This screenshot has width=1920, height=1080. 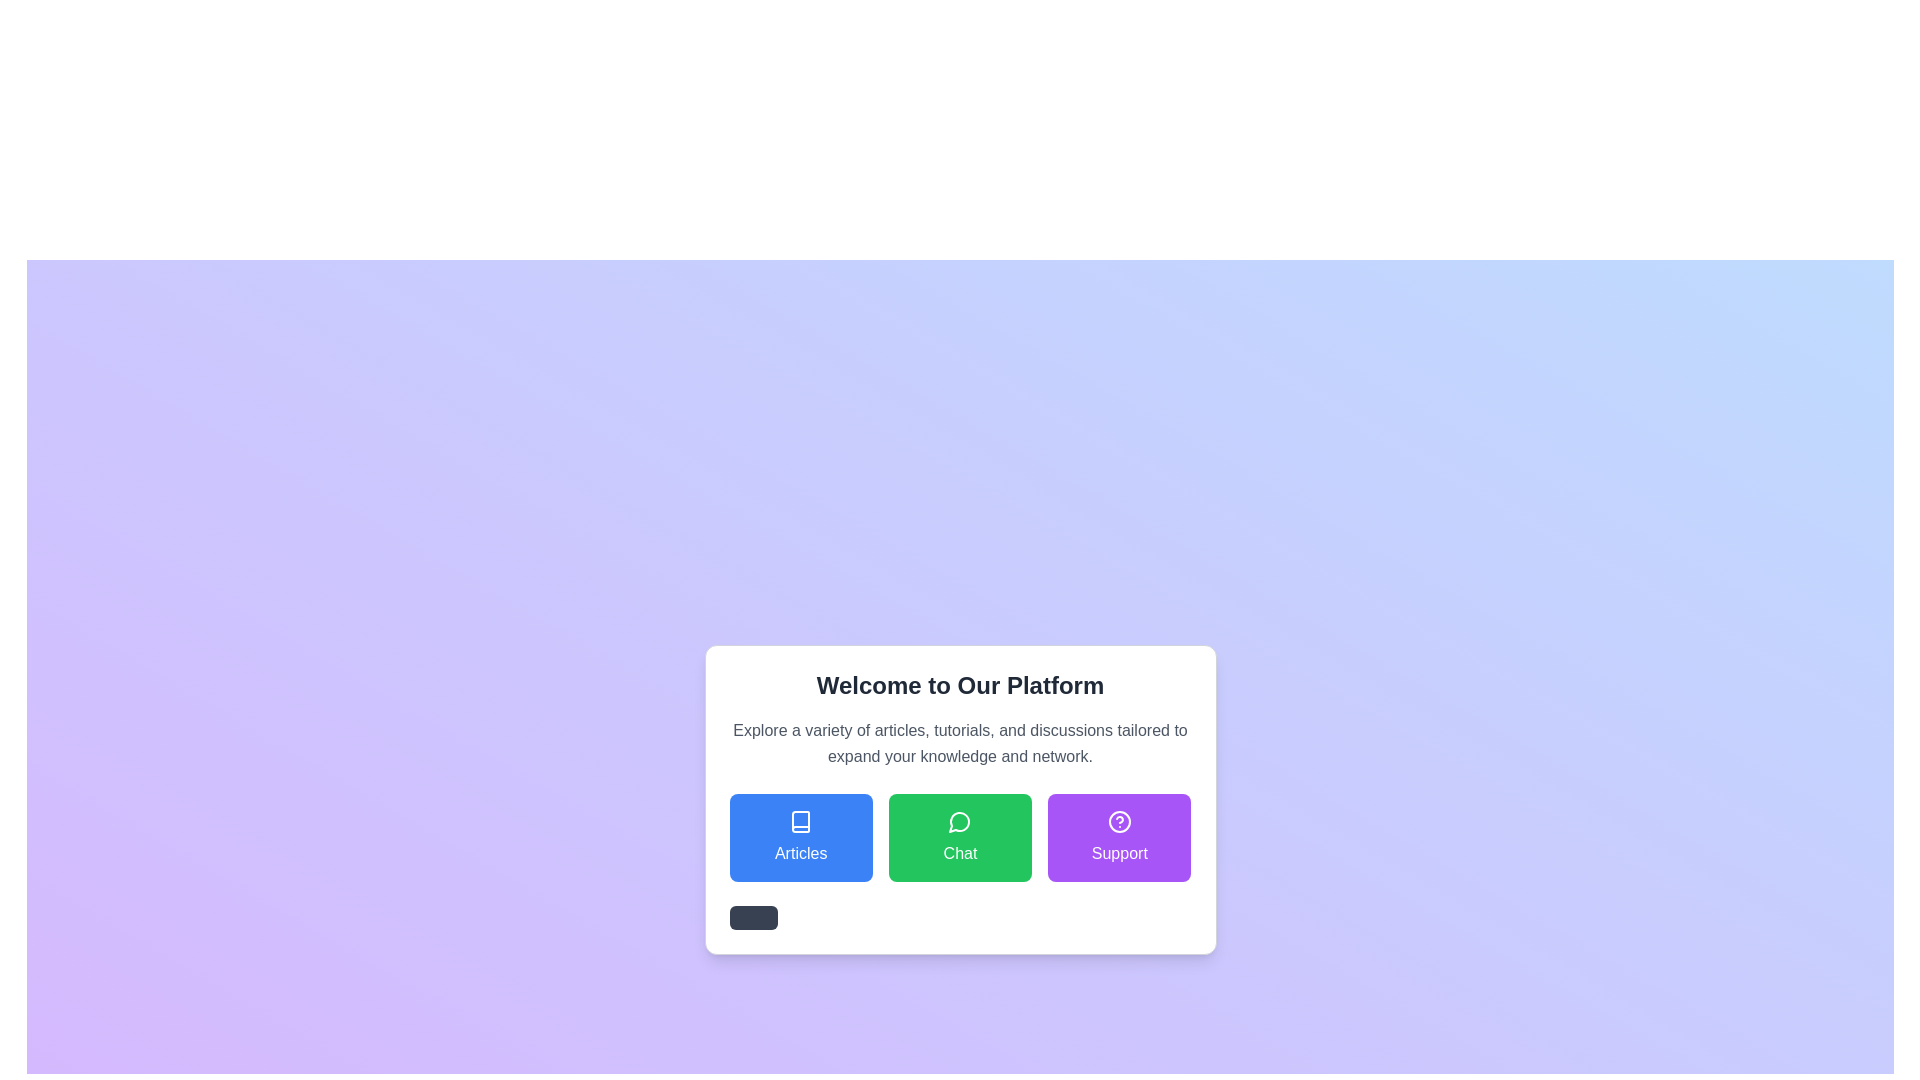 What do you see at coordinates (960, 837) in the screenshot?
I see `the green 'Chat' button, which features a white speech bubble icon above the text` at bounding box center [960, 837].